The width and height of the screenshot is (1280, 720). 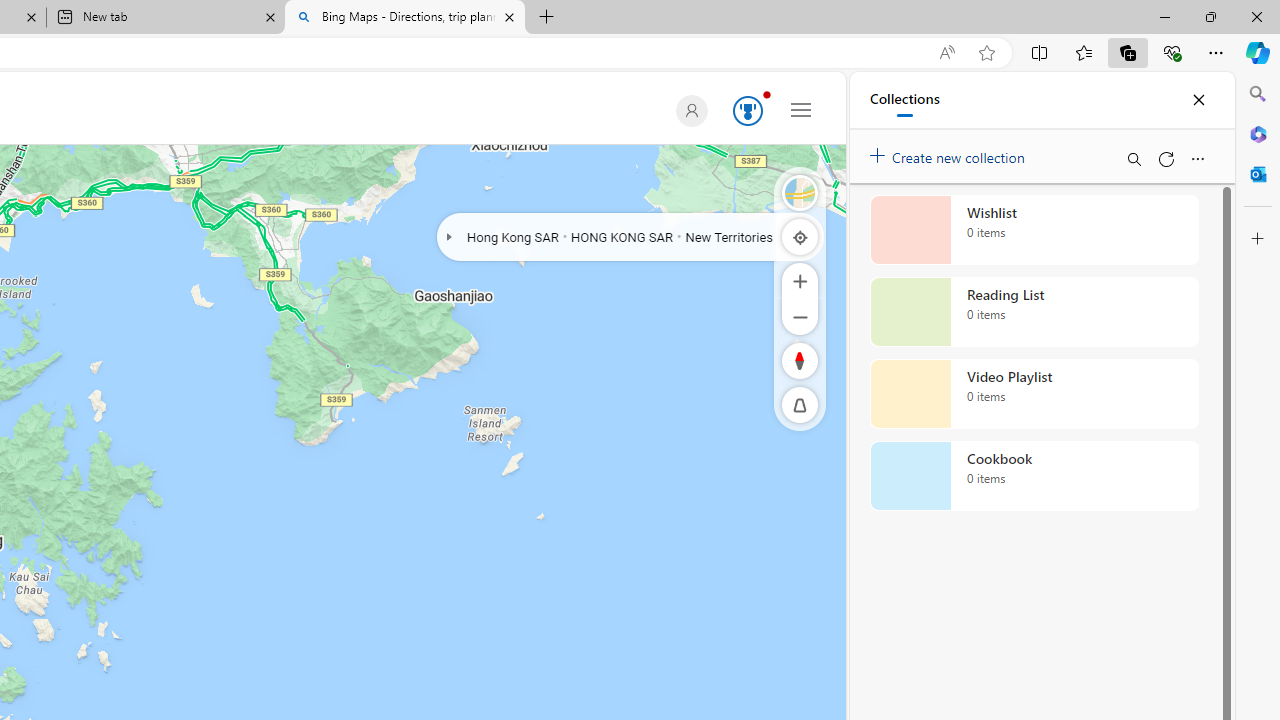 I want to click on 'Default Profile Picture', so click(x=688, y=110).